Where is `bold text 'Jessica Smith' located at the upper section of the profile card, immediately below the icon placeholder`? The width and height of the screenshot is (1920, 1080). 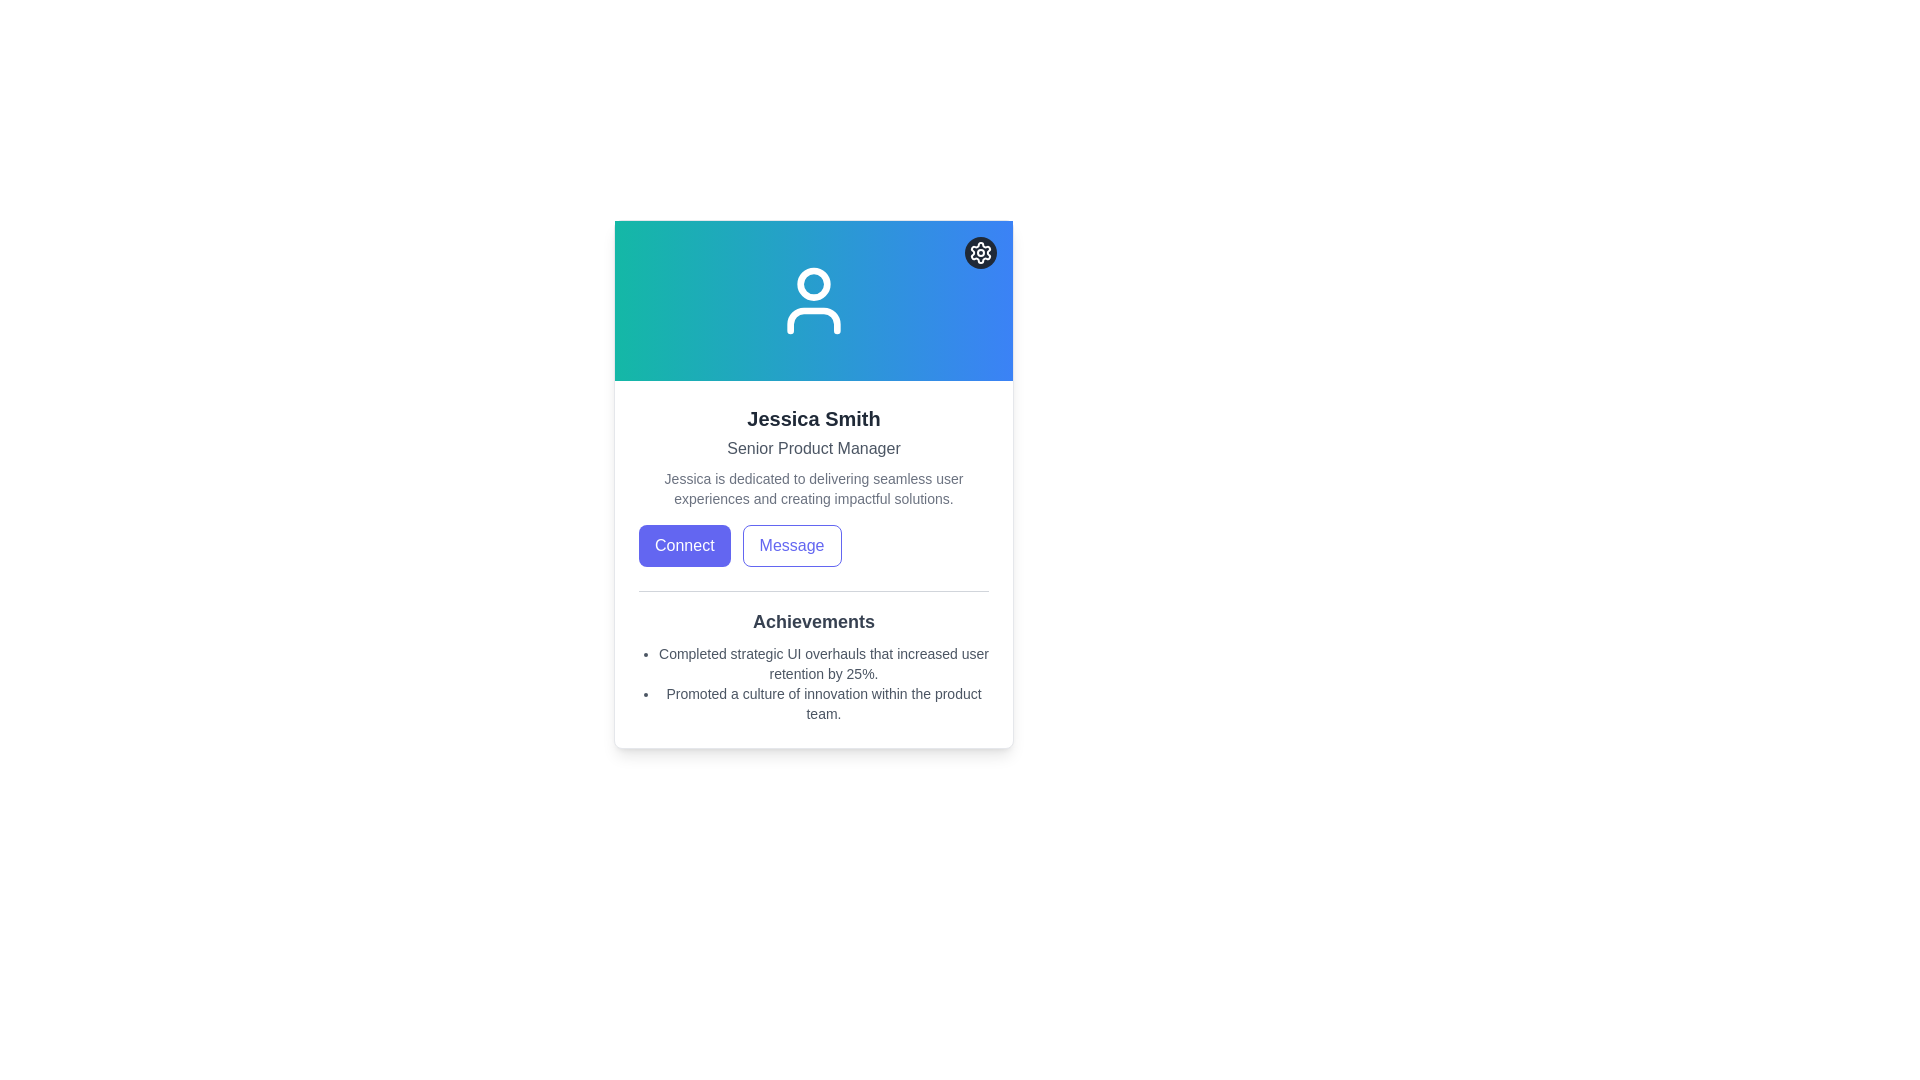 bold text 'Jessica Smith' located at the upper section of the profile card, immediately below the icon placeholder is located at coordinates (814, 418).